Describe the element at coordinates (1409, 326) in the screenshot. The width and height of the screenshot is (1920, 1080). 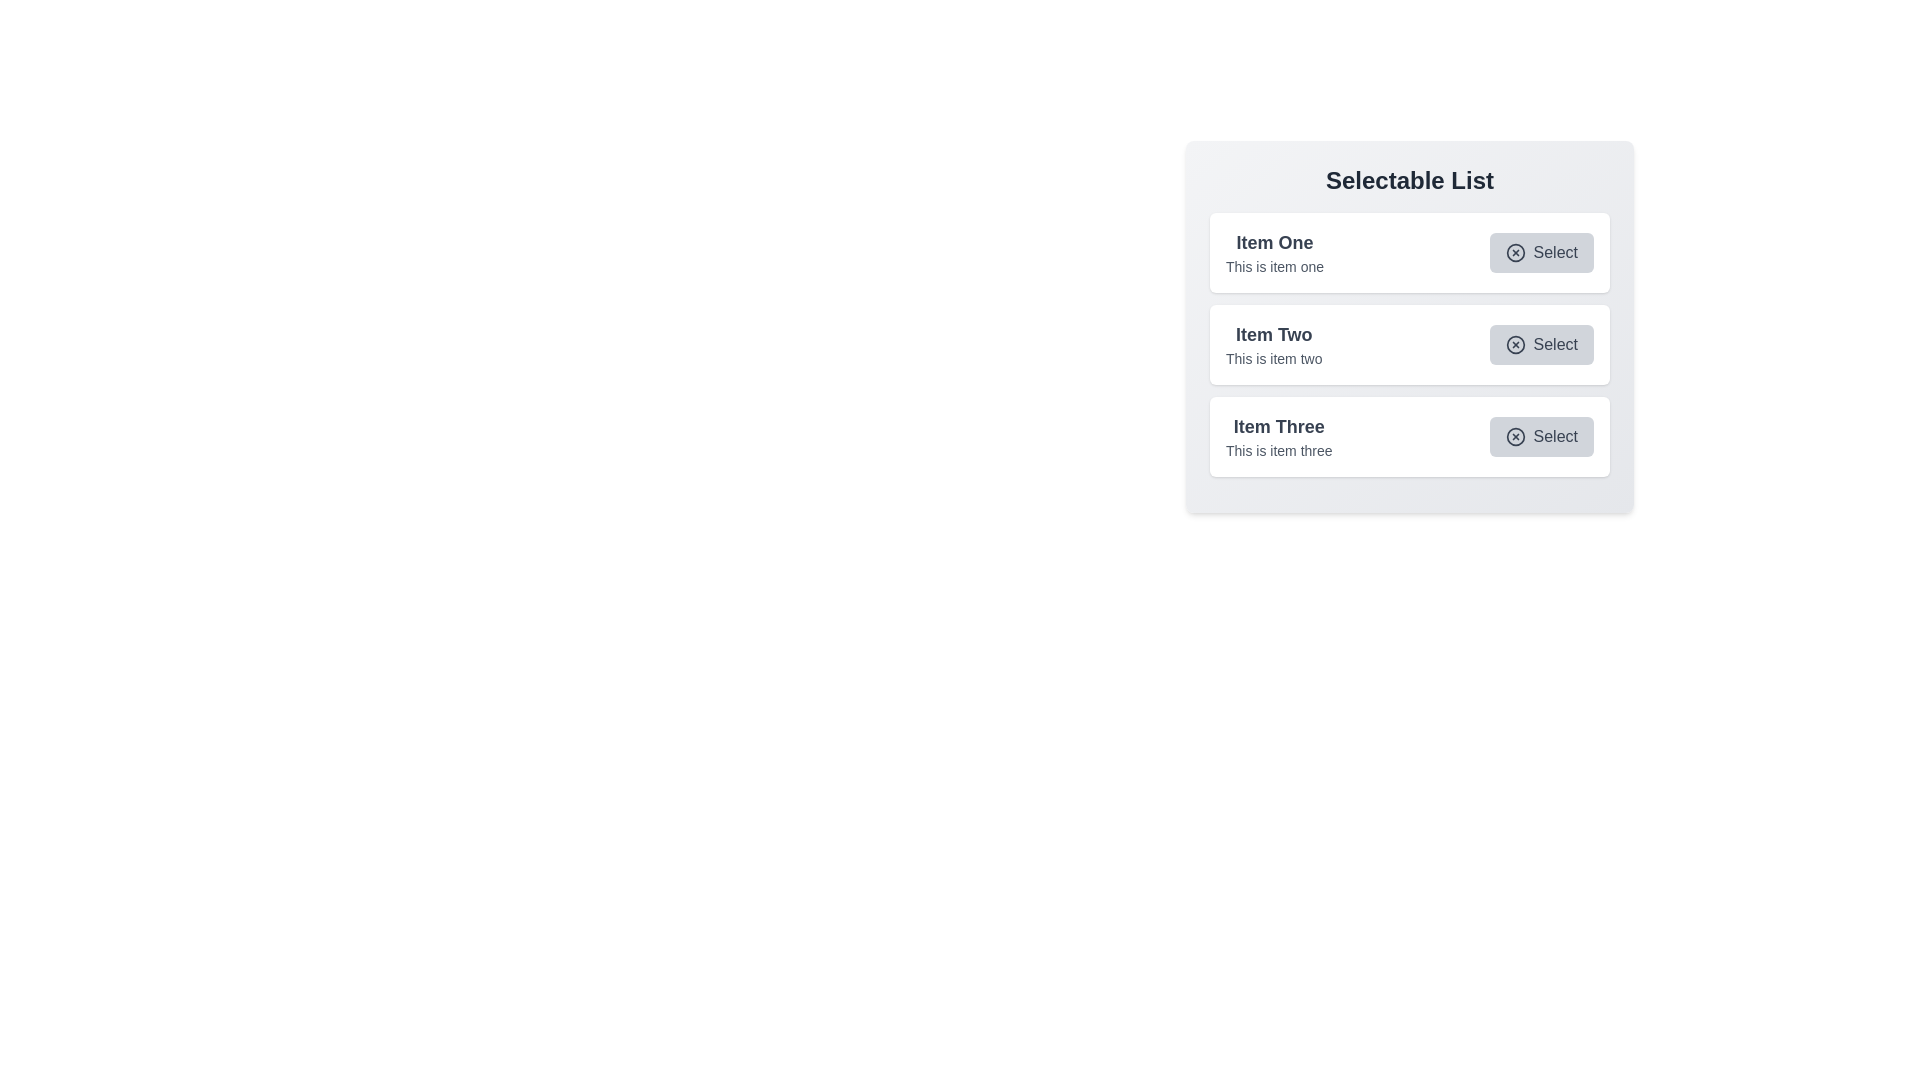
I see `the main container of the list to focus on it` at that location.